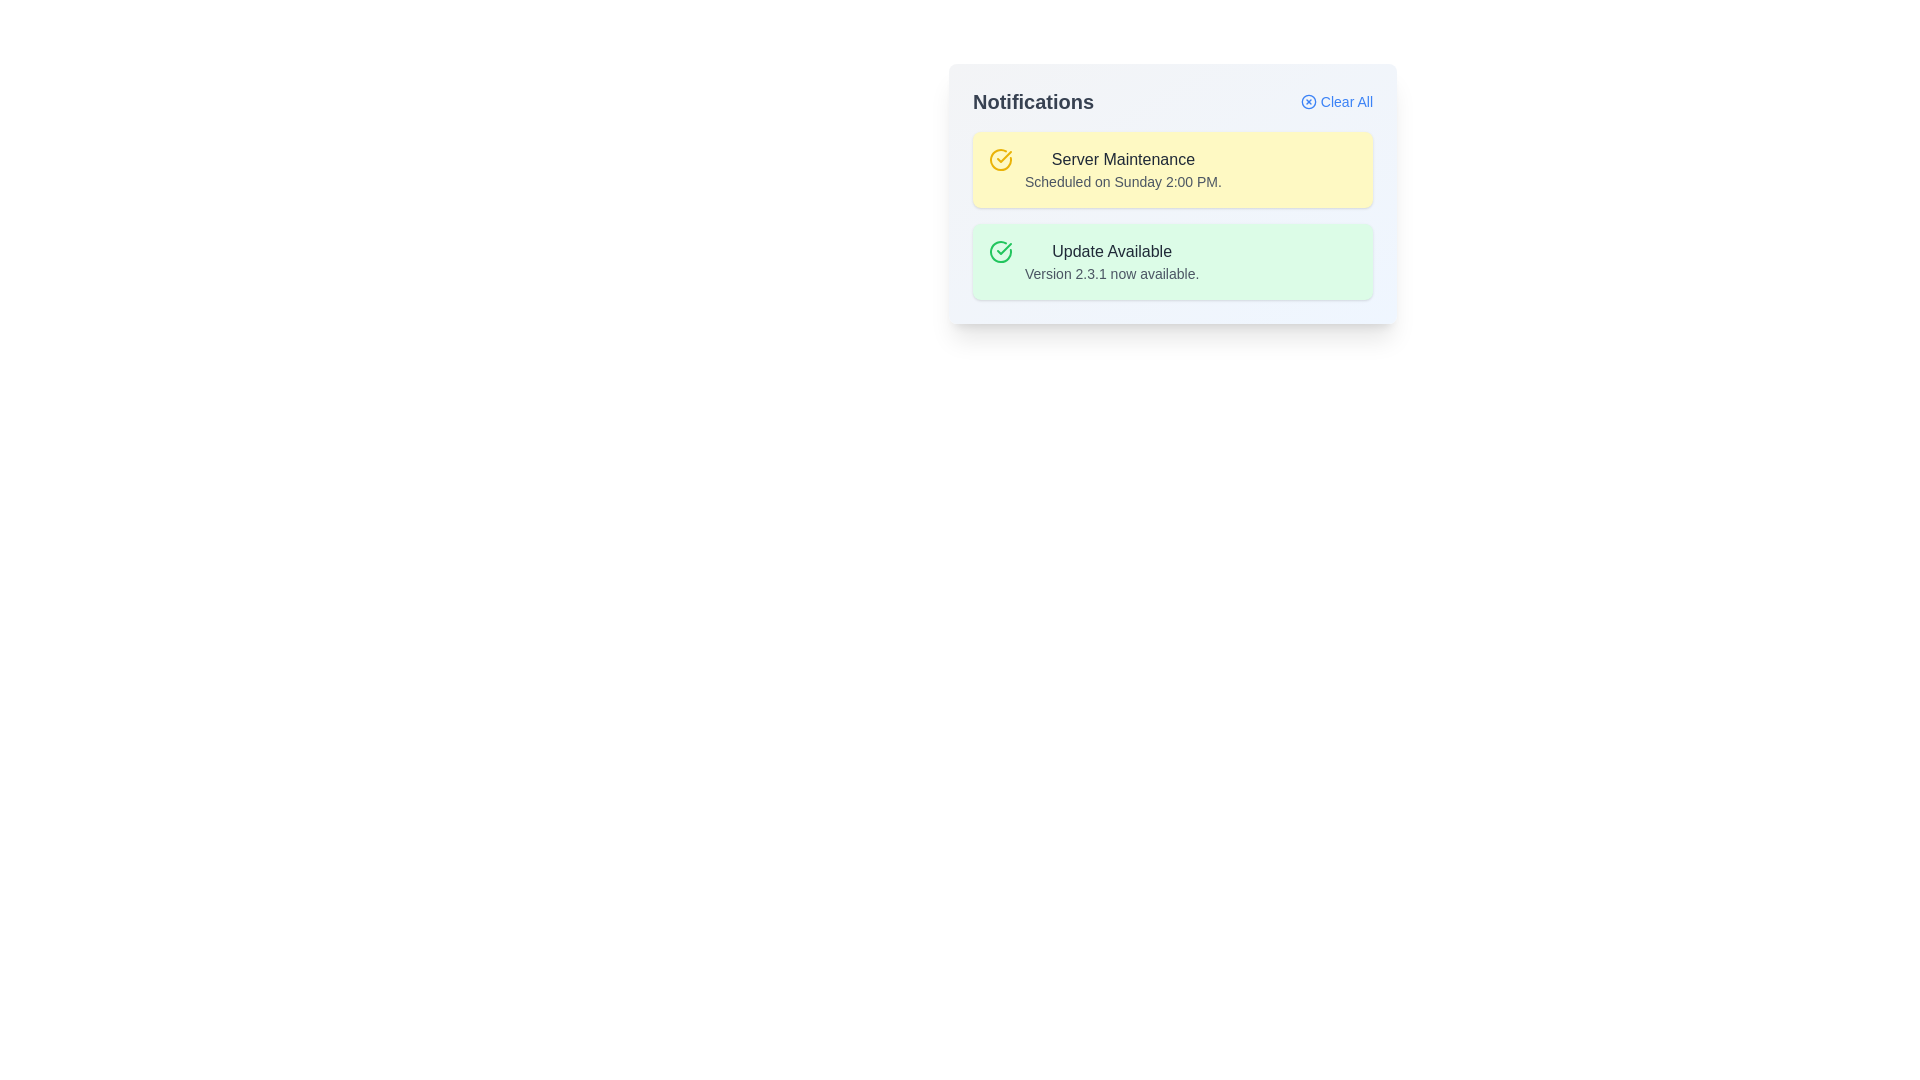  What do you see at coordinates (1172, 168) in the screenshot?
I see `the first notification card, which has a yellow background and contains the text 'Server Maintenance' in bold and 'Scheduled on Sunday 2:00 PM.' below it` at bounding box center [1172, 168].